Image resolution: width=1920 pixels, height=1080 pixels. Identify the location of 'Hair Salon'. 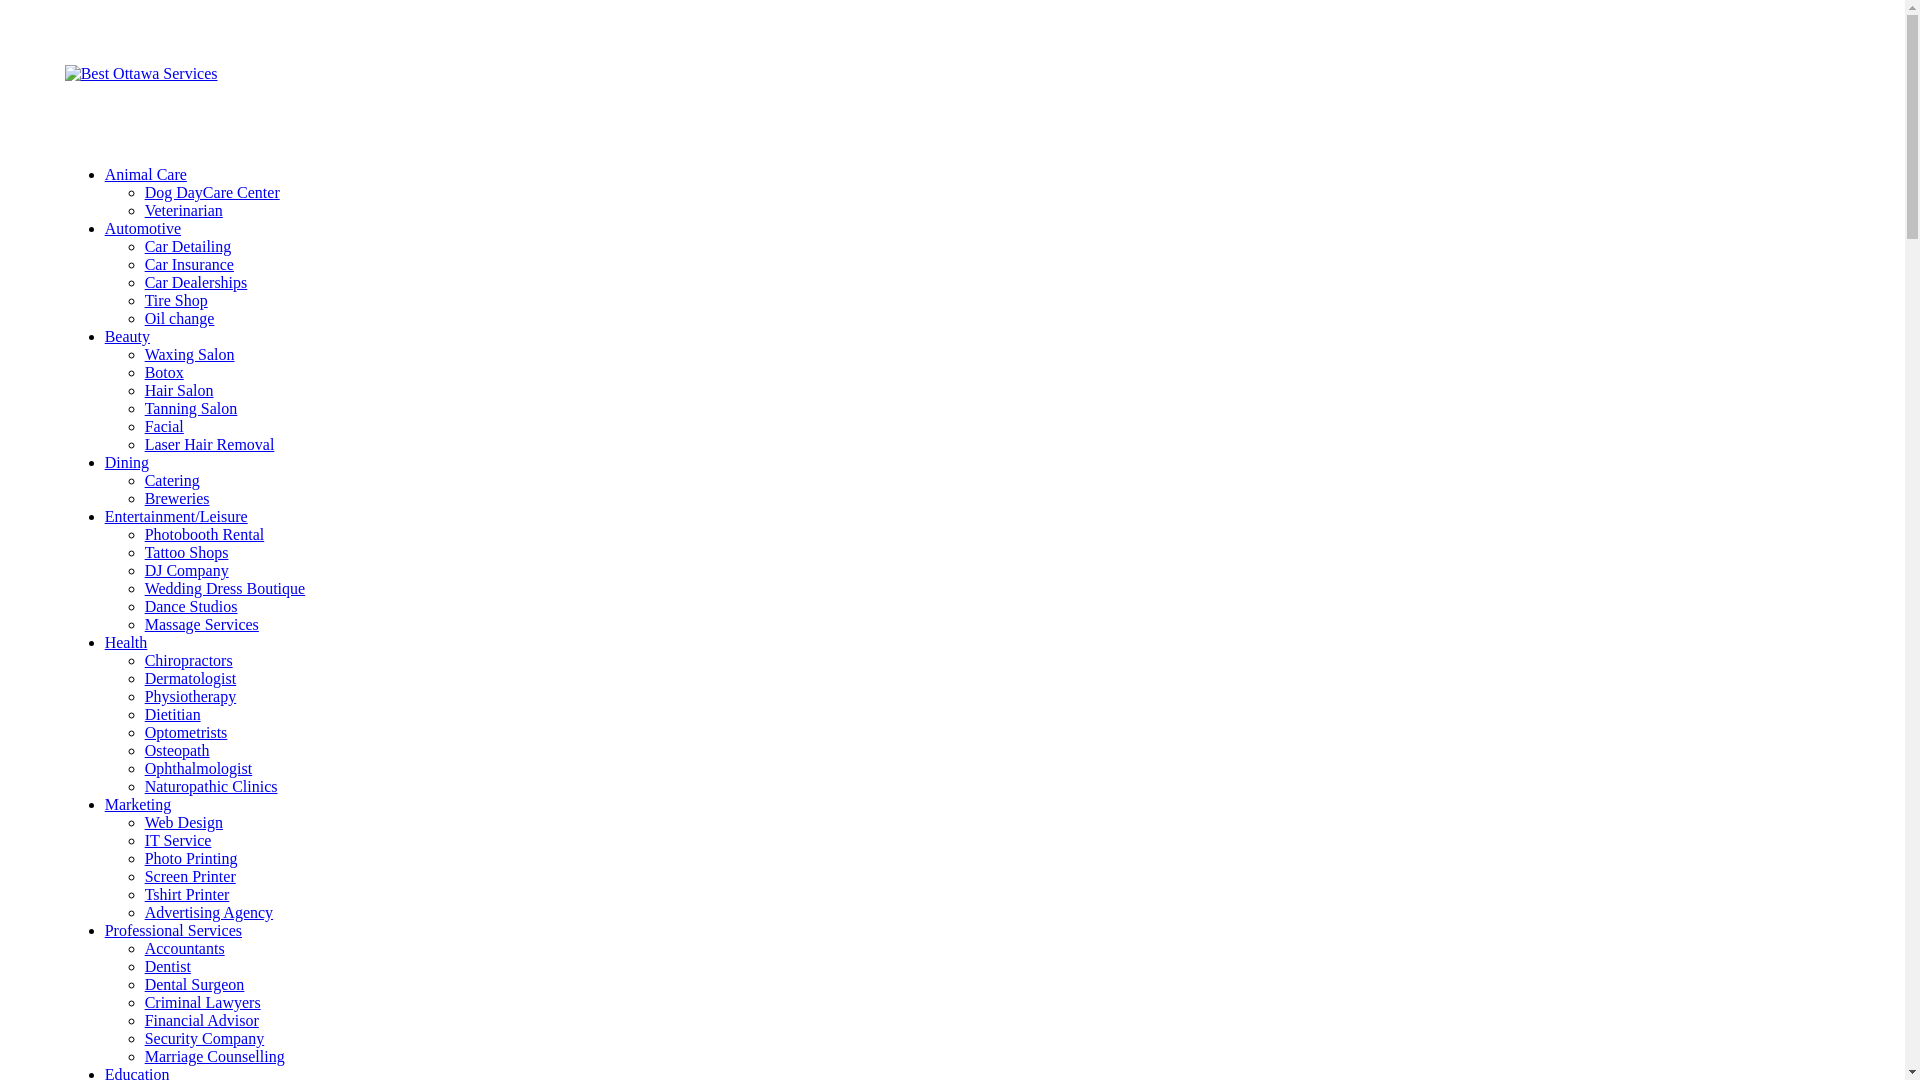
(179, 390).